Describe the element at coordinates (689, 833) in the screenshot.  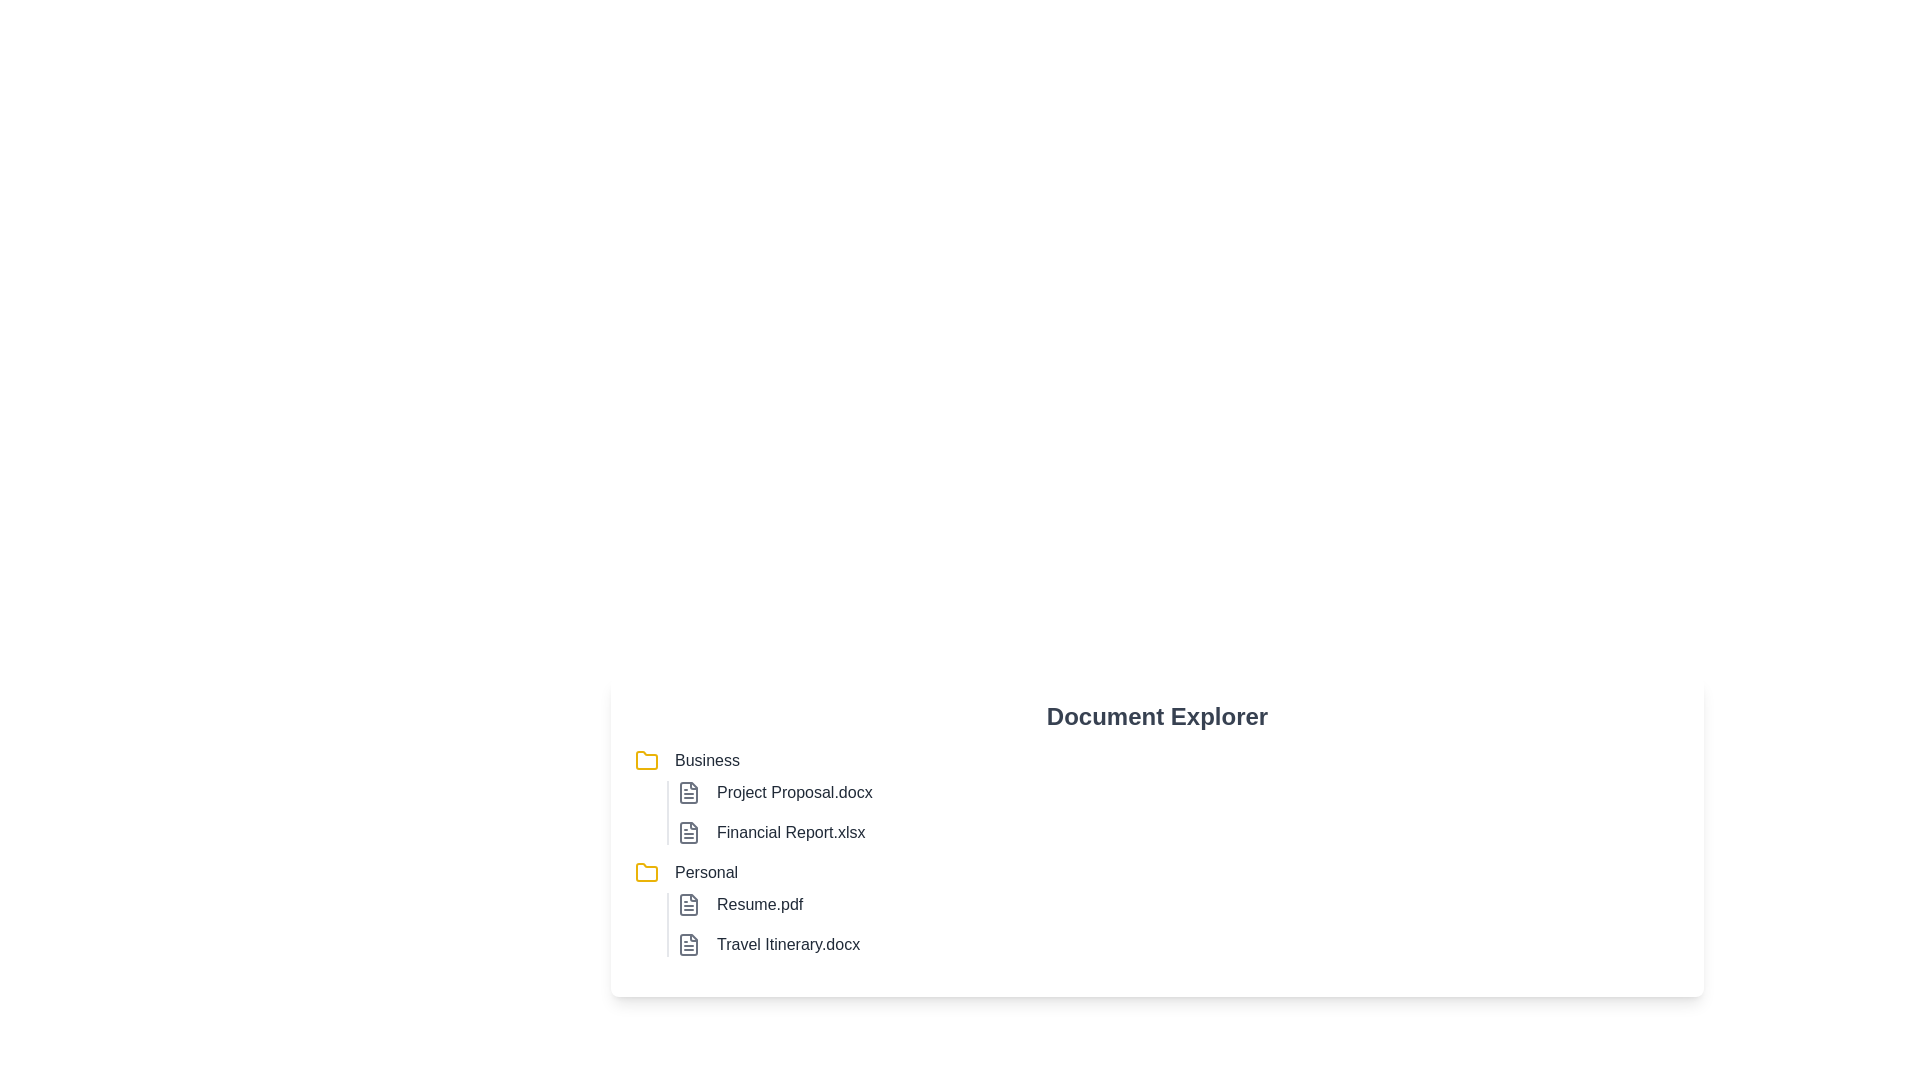
I see `the icon representing the document 'Financial Report.xlsx' for focus` at that location.